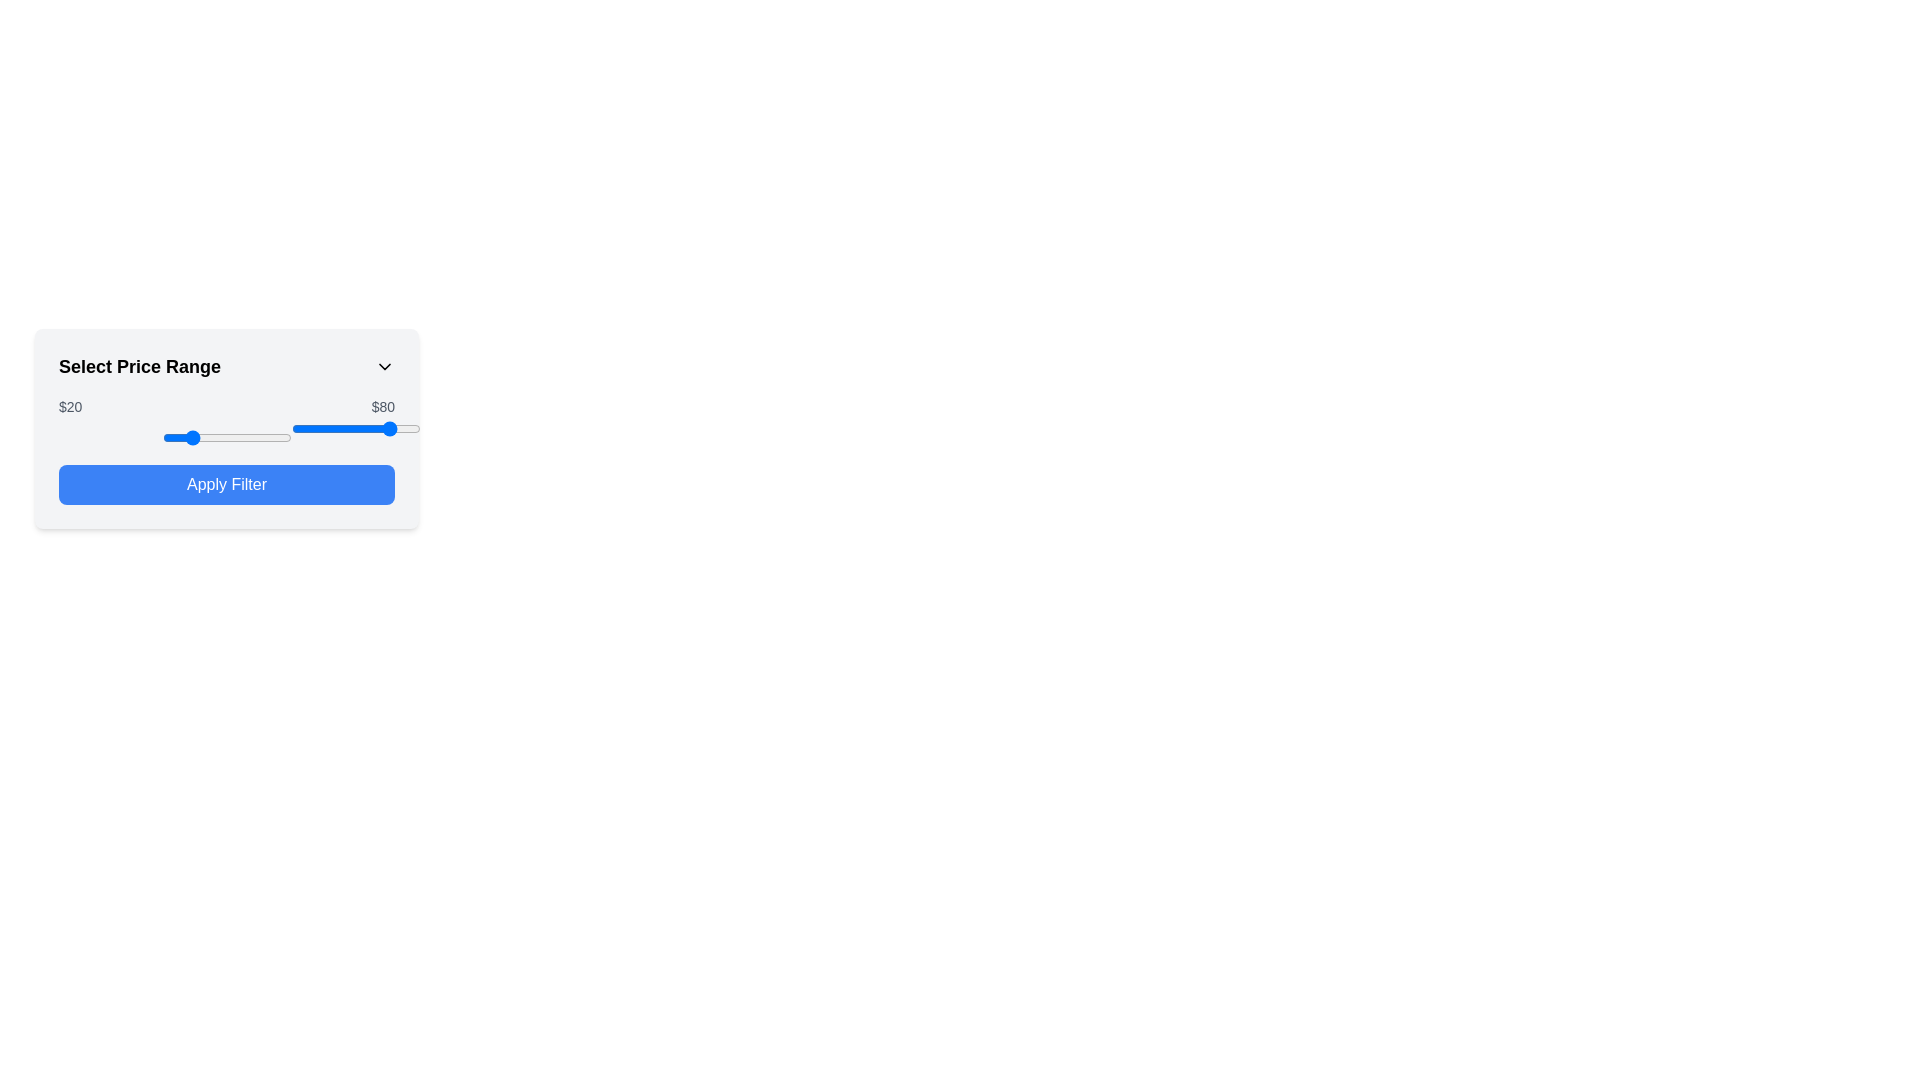 The image size is (1920, 1080). I want to click on the slider value, so click(219, 437).